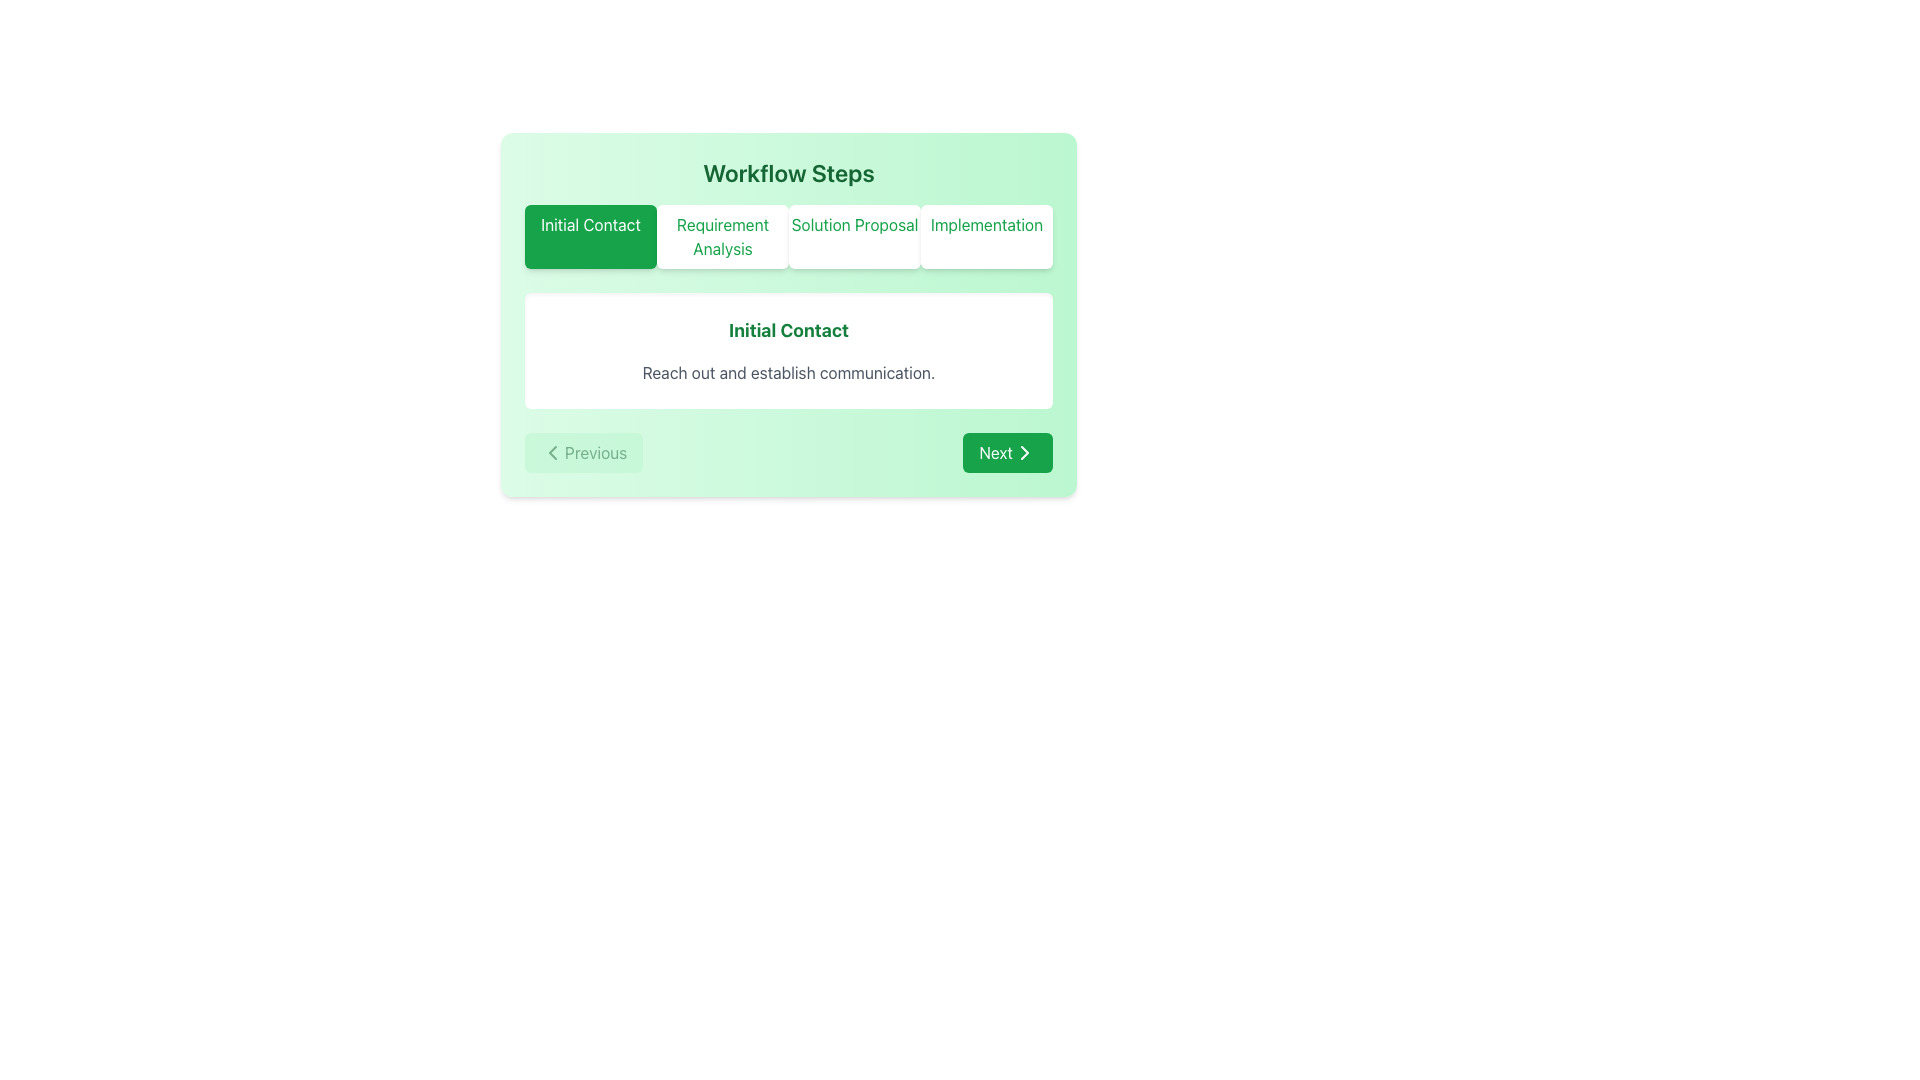 This screenshot has width=1920, height=1080. Describe the element at coordinates (722, 235) in the screenshot. I see `the 'Requirement Analysis' button in the Workflow Steps section` at that location.